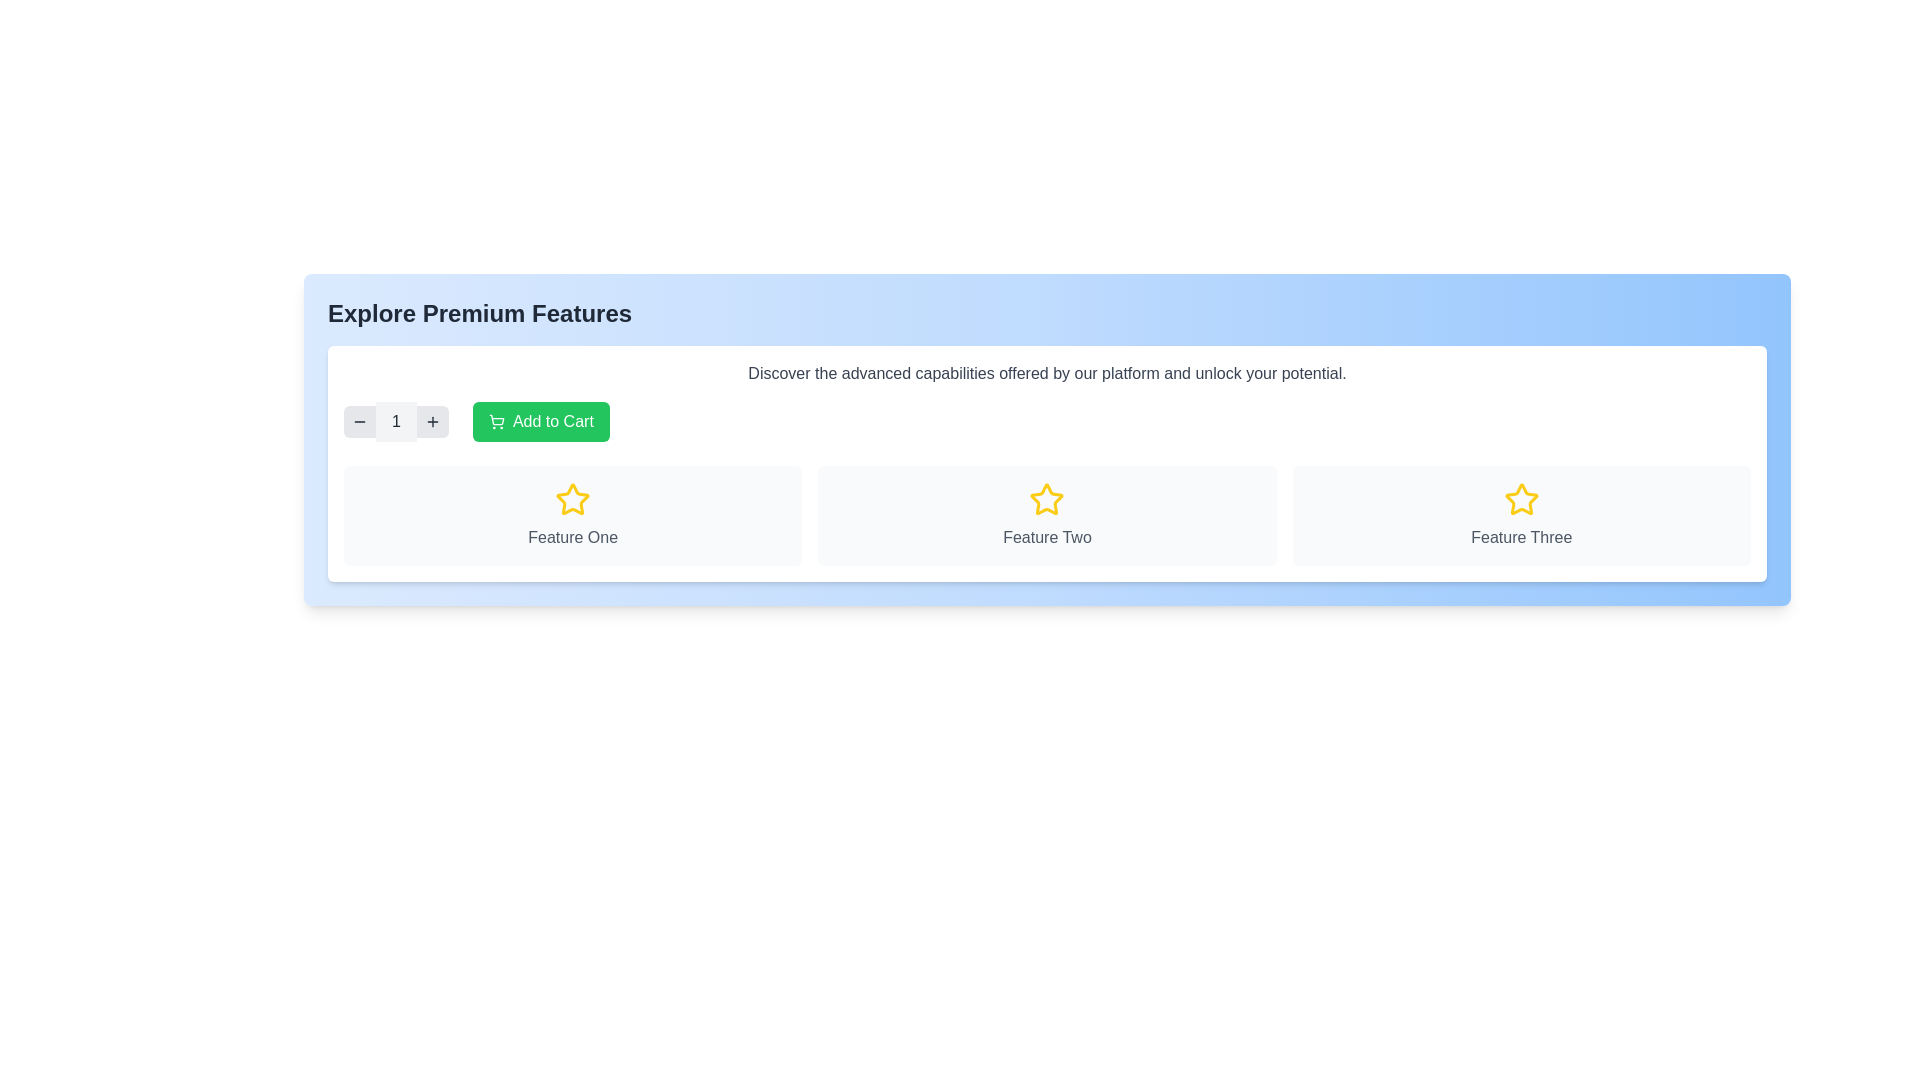 The image size is (1920, 1080). Describe the element at coordinates (1520, 536) in the screenshot. I see `the text label displaying 'Feature Three' in gray font, located in the third column beneath a yellow star icon, within a rounded white background` at that location.